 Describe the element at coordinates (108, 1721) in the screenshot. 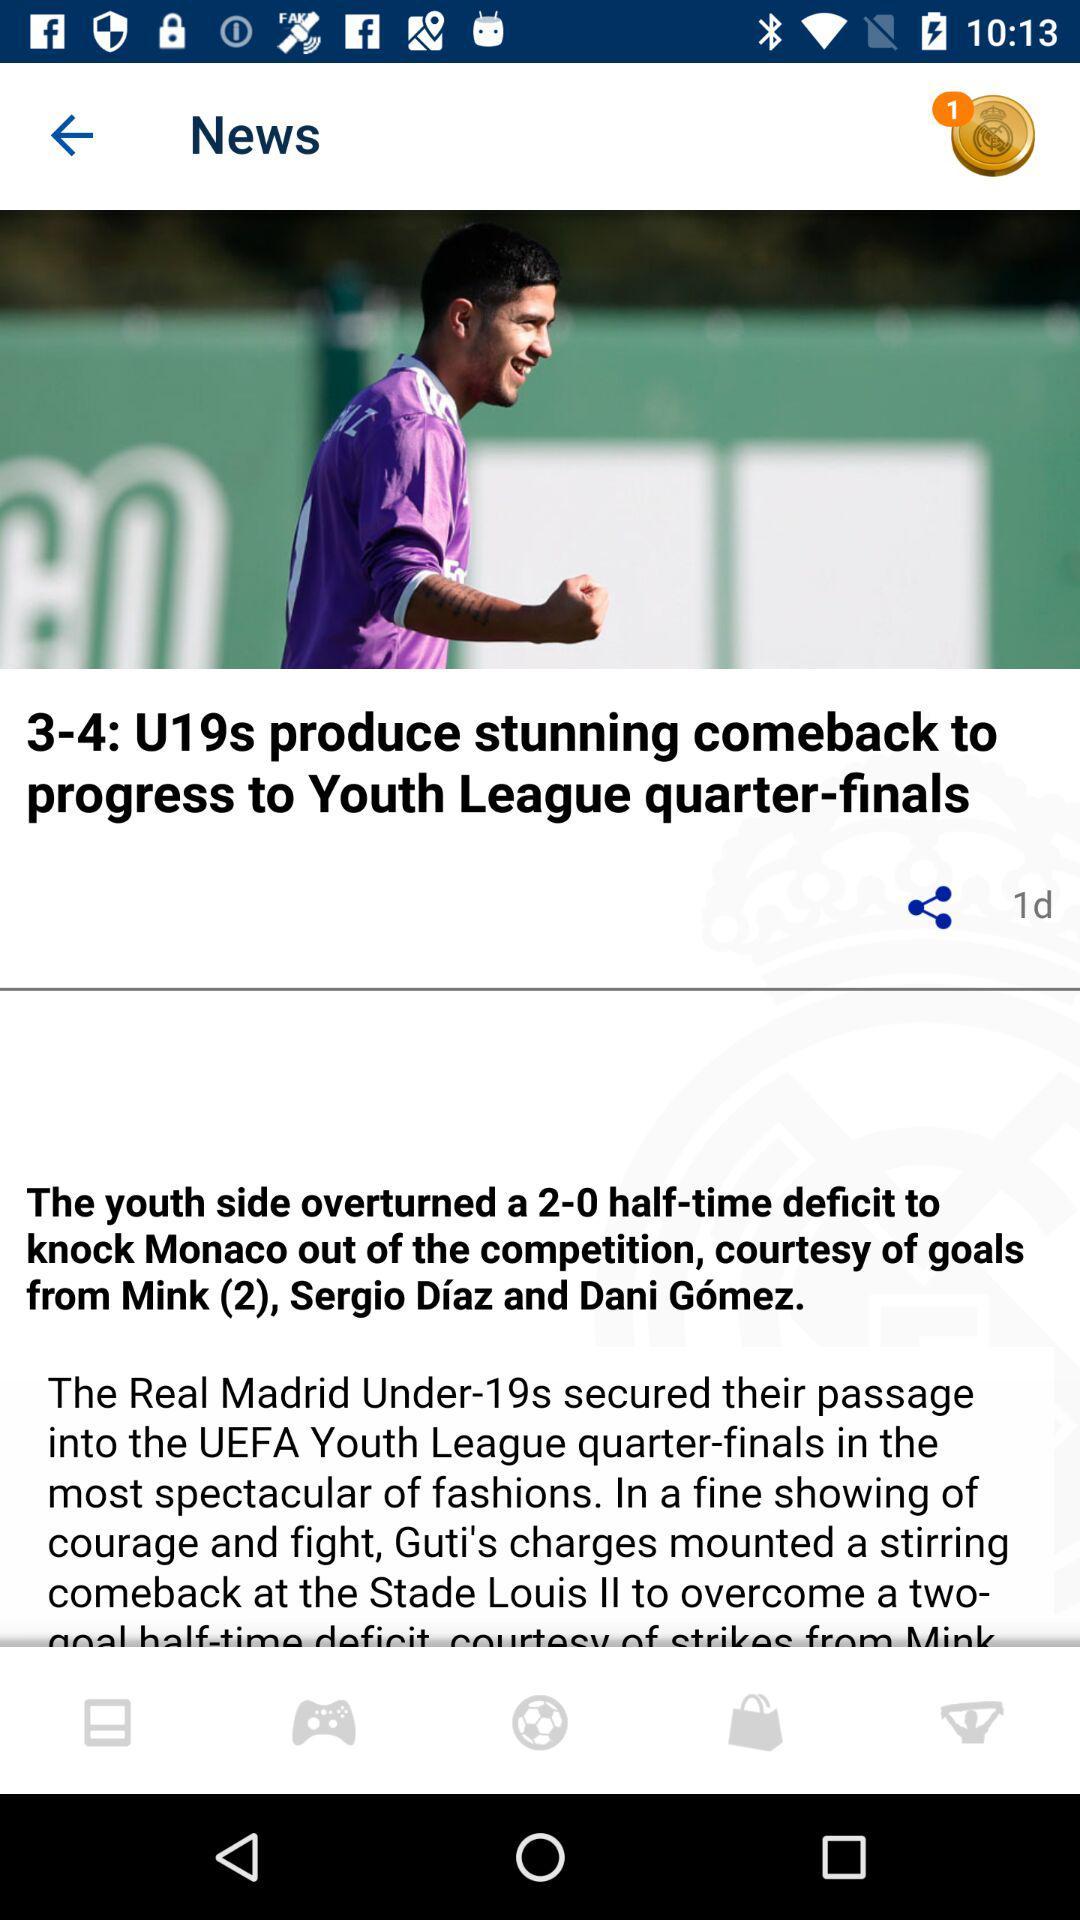

I see `the first icon which is above the navigation bar` at that location.